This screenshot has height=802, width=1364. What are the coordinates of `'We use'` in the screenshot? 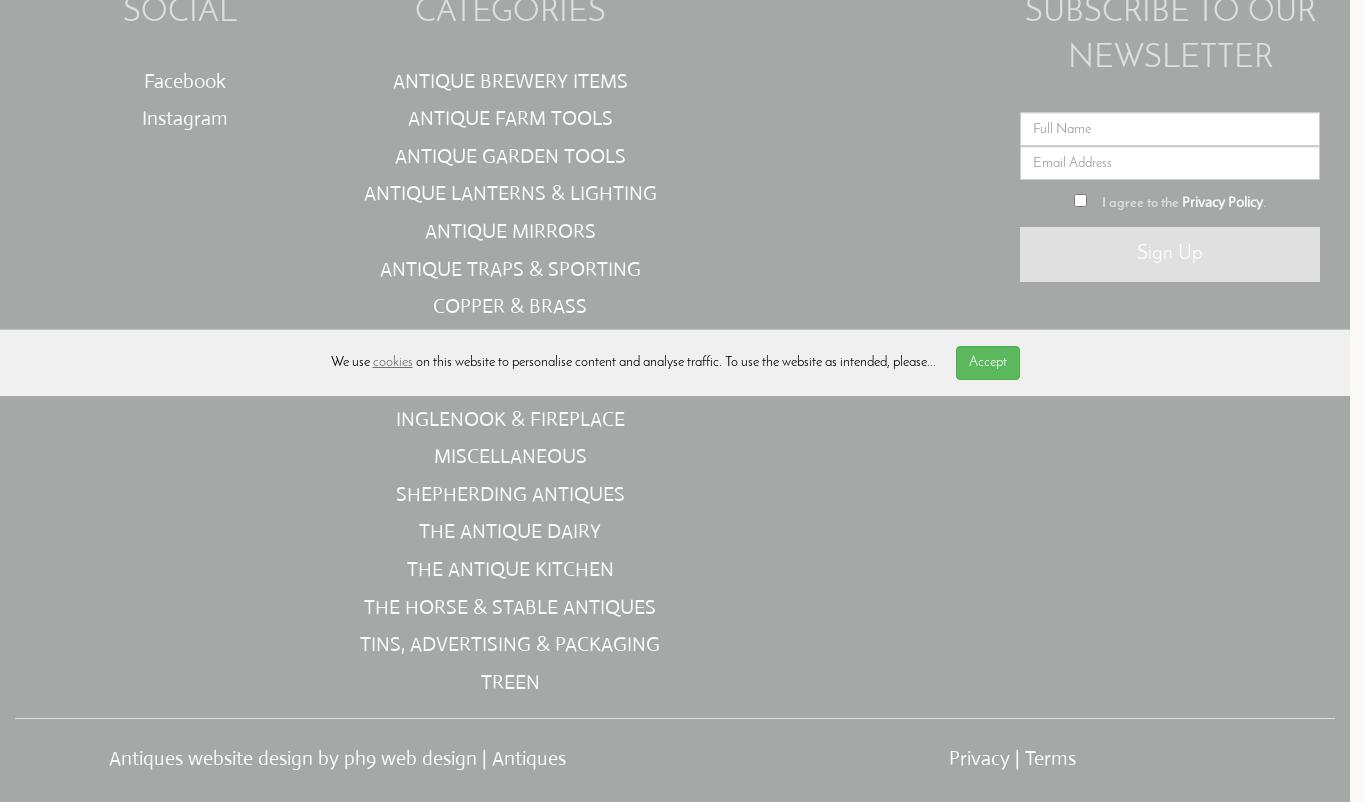 It's located at (350, 361).